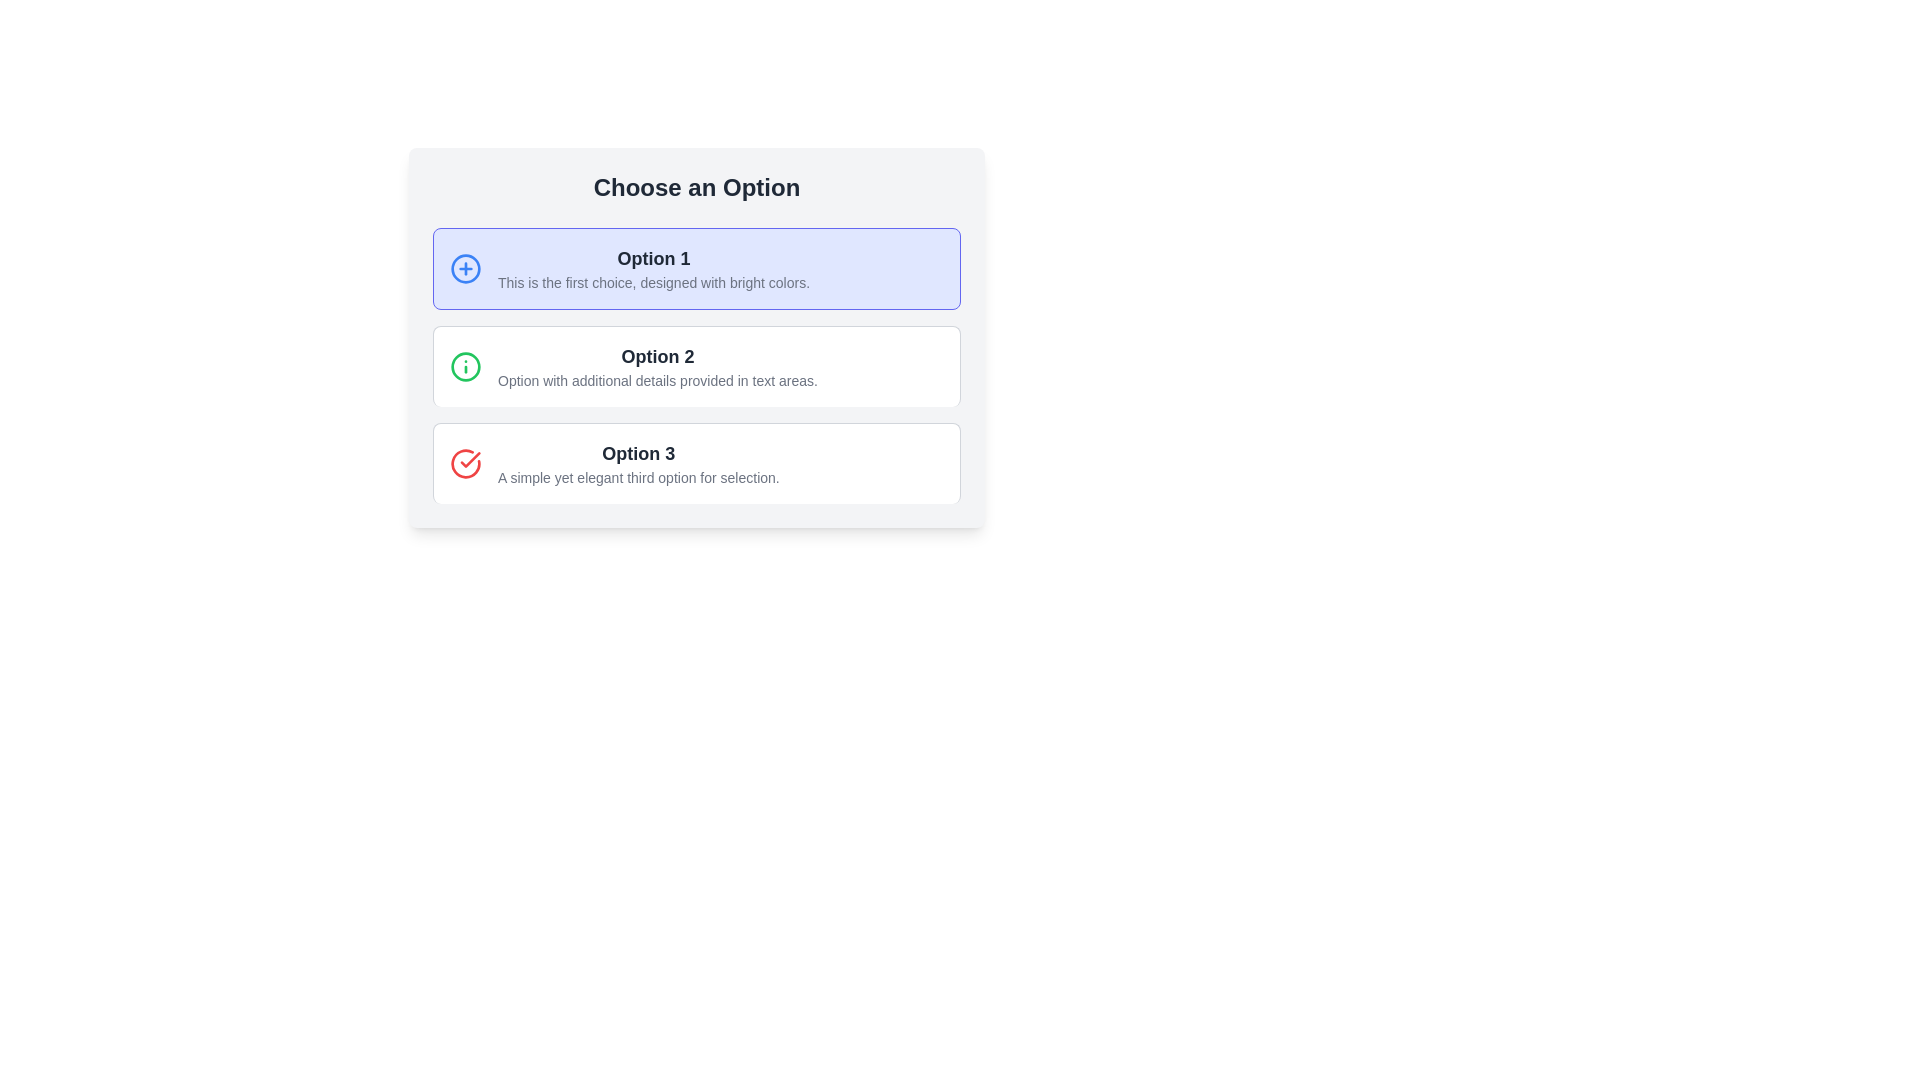 The height and width of the screenshot is (1080, 1920). I want to click on the circular vector graphic with a plus symbol, which is the leftmost icon within the highlighted 'Option 1' block, so click(464, 268).